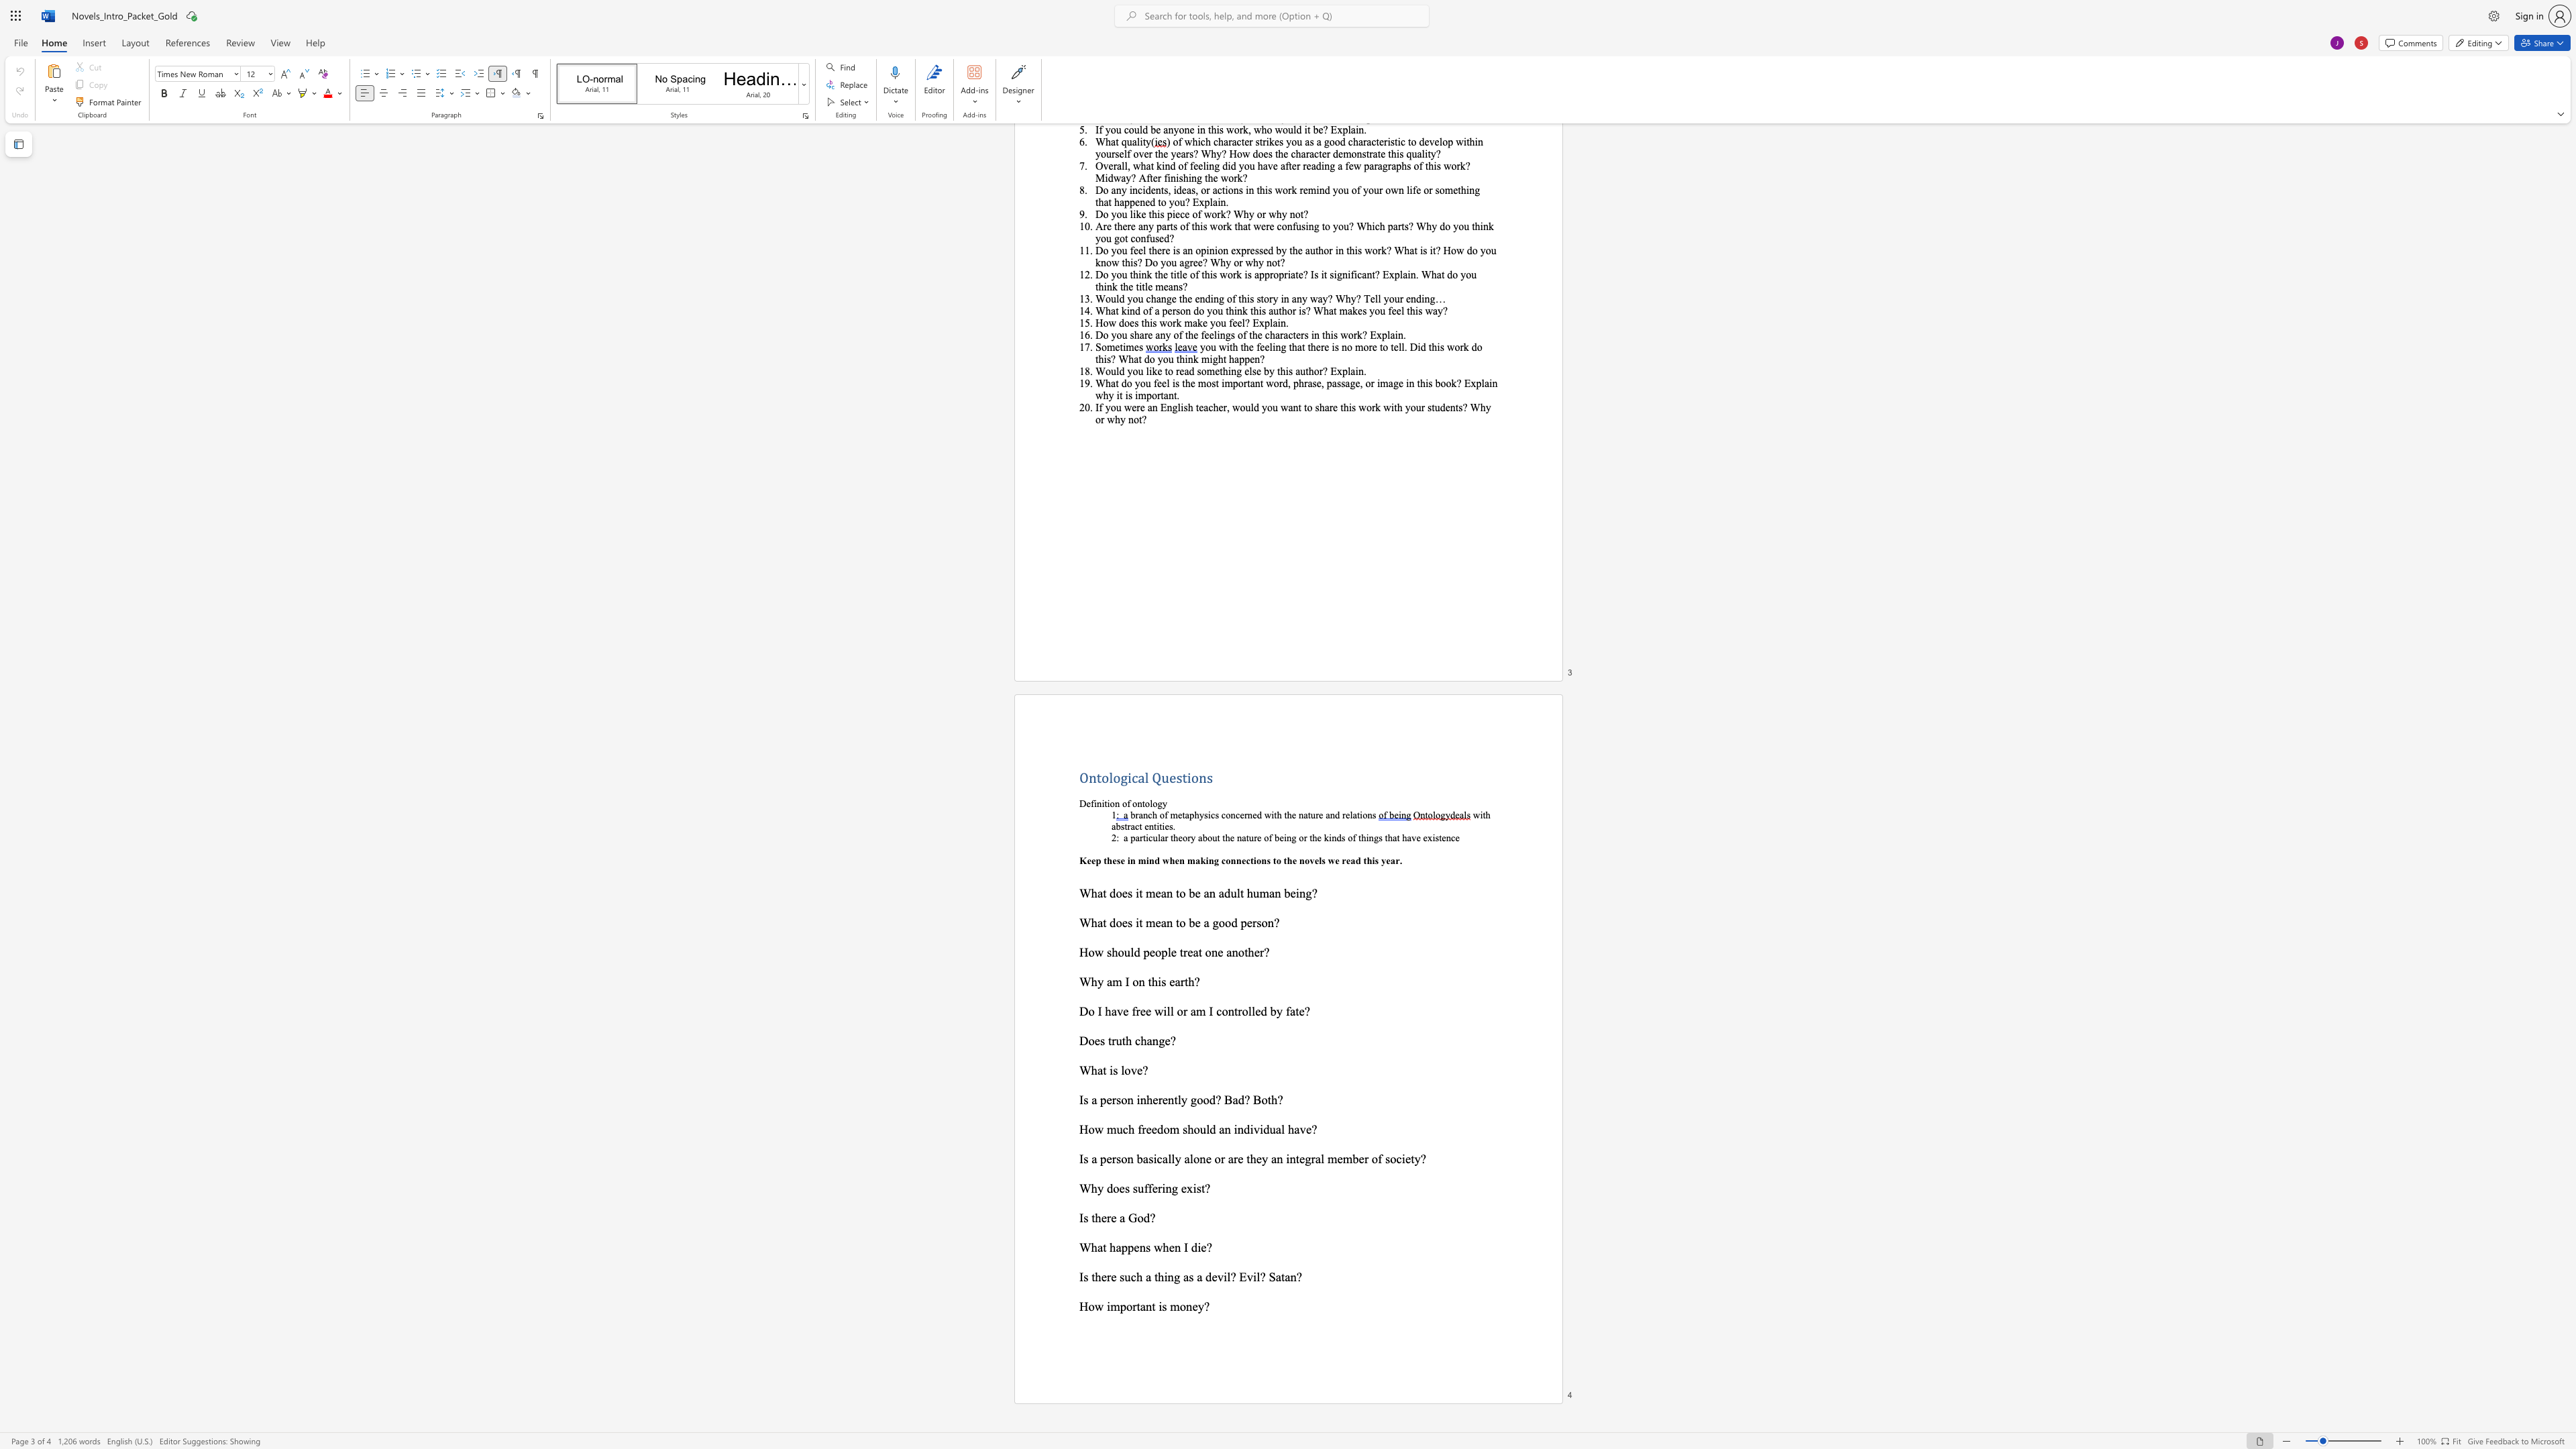 This screenshot has height=1449, width=2576. I want to click on the subset text "di" within the text "How much freedom should an individual have?", so click(1242, 1129).